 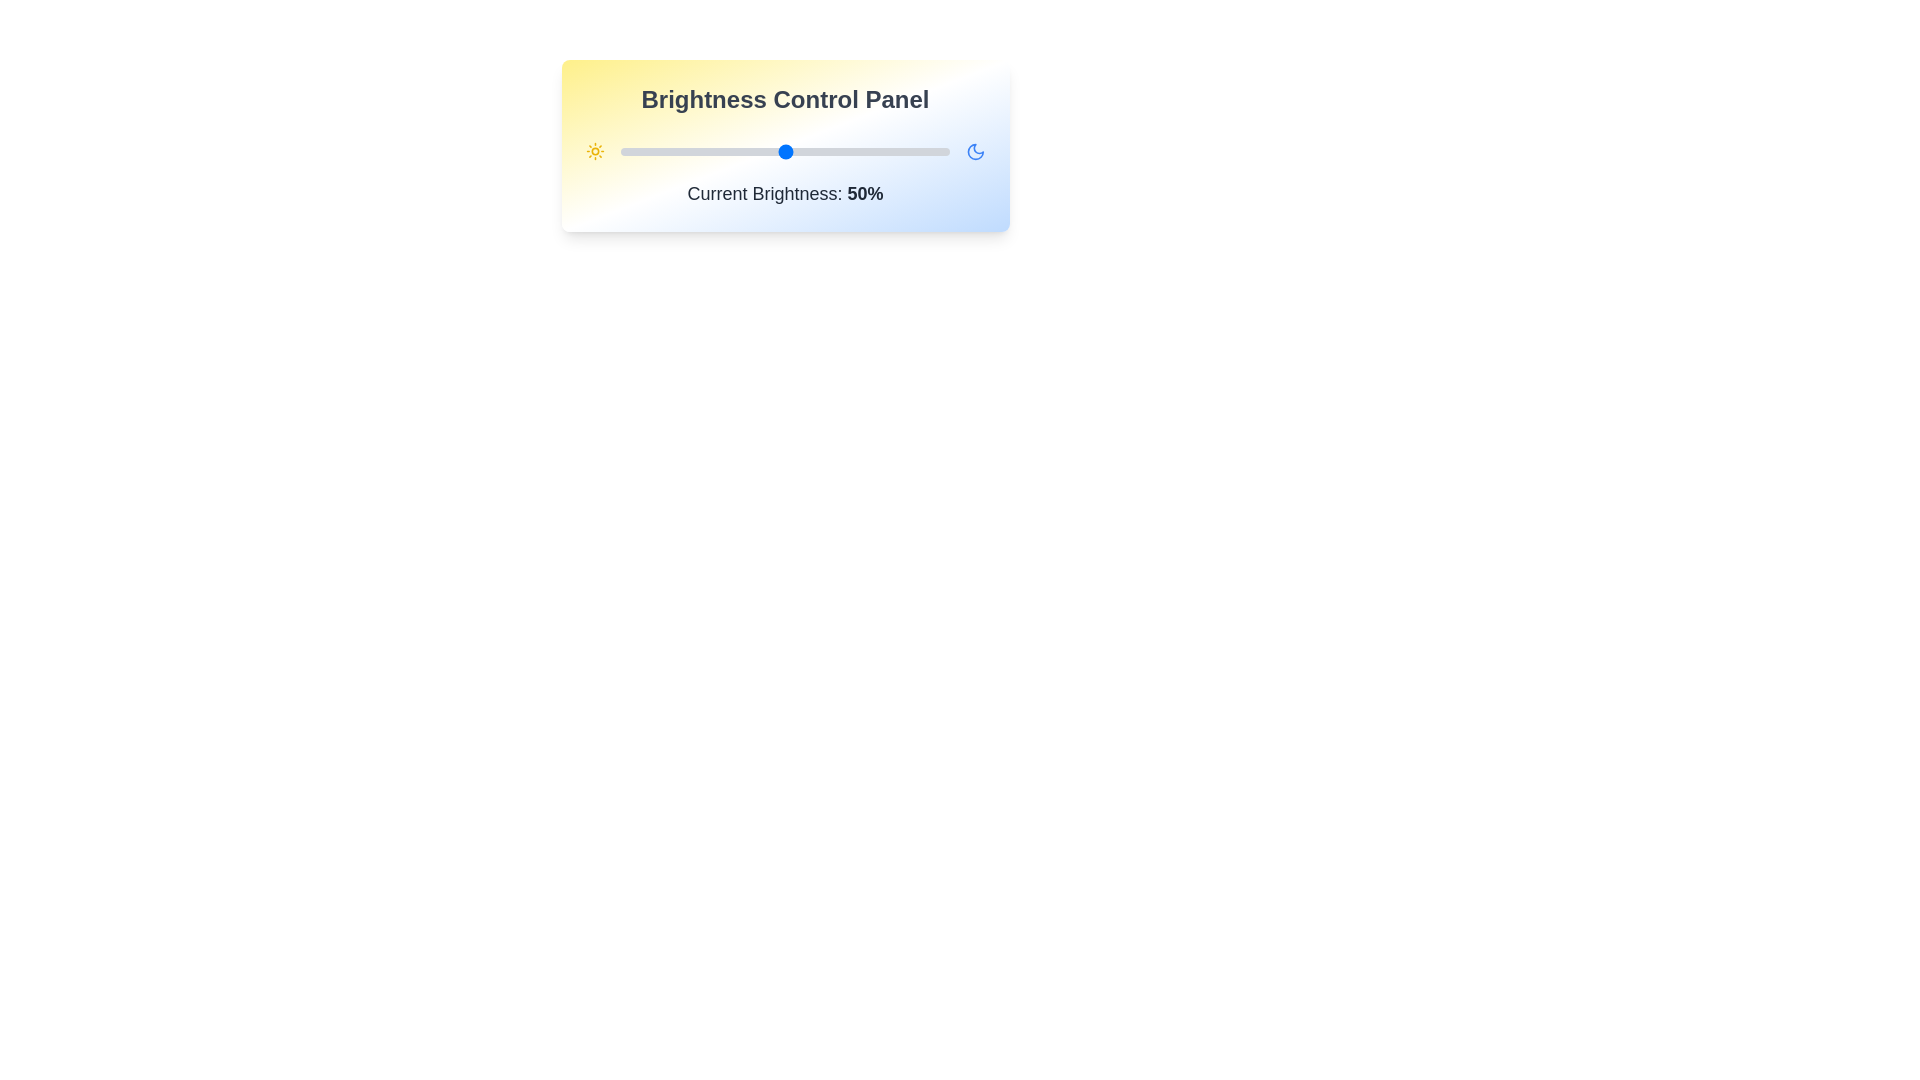 I want to click on the brightness level, so click(x=838, y=150).